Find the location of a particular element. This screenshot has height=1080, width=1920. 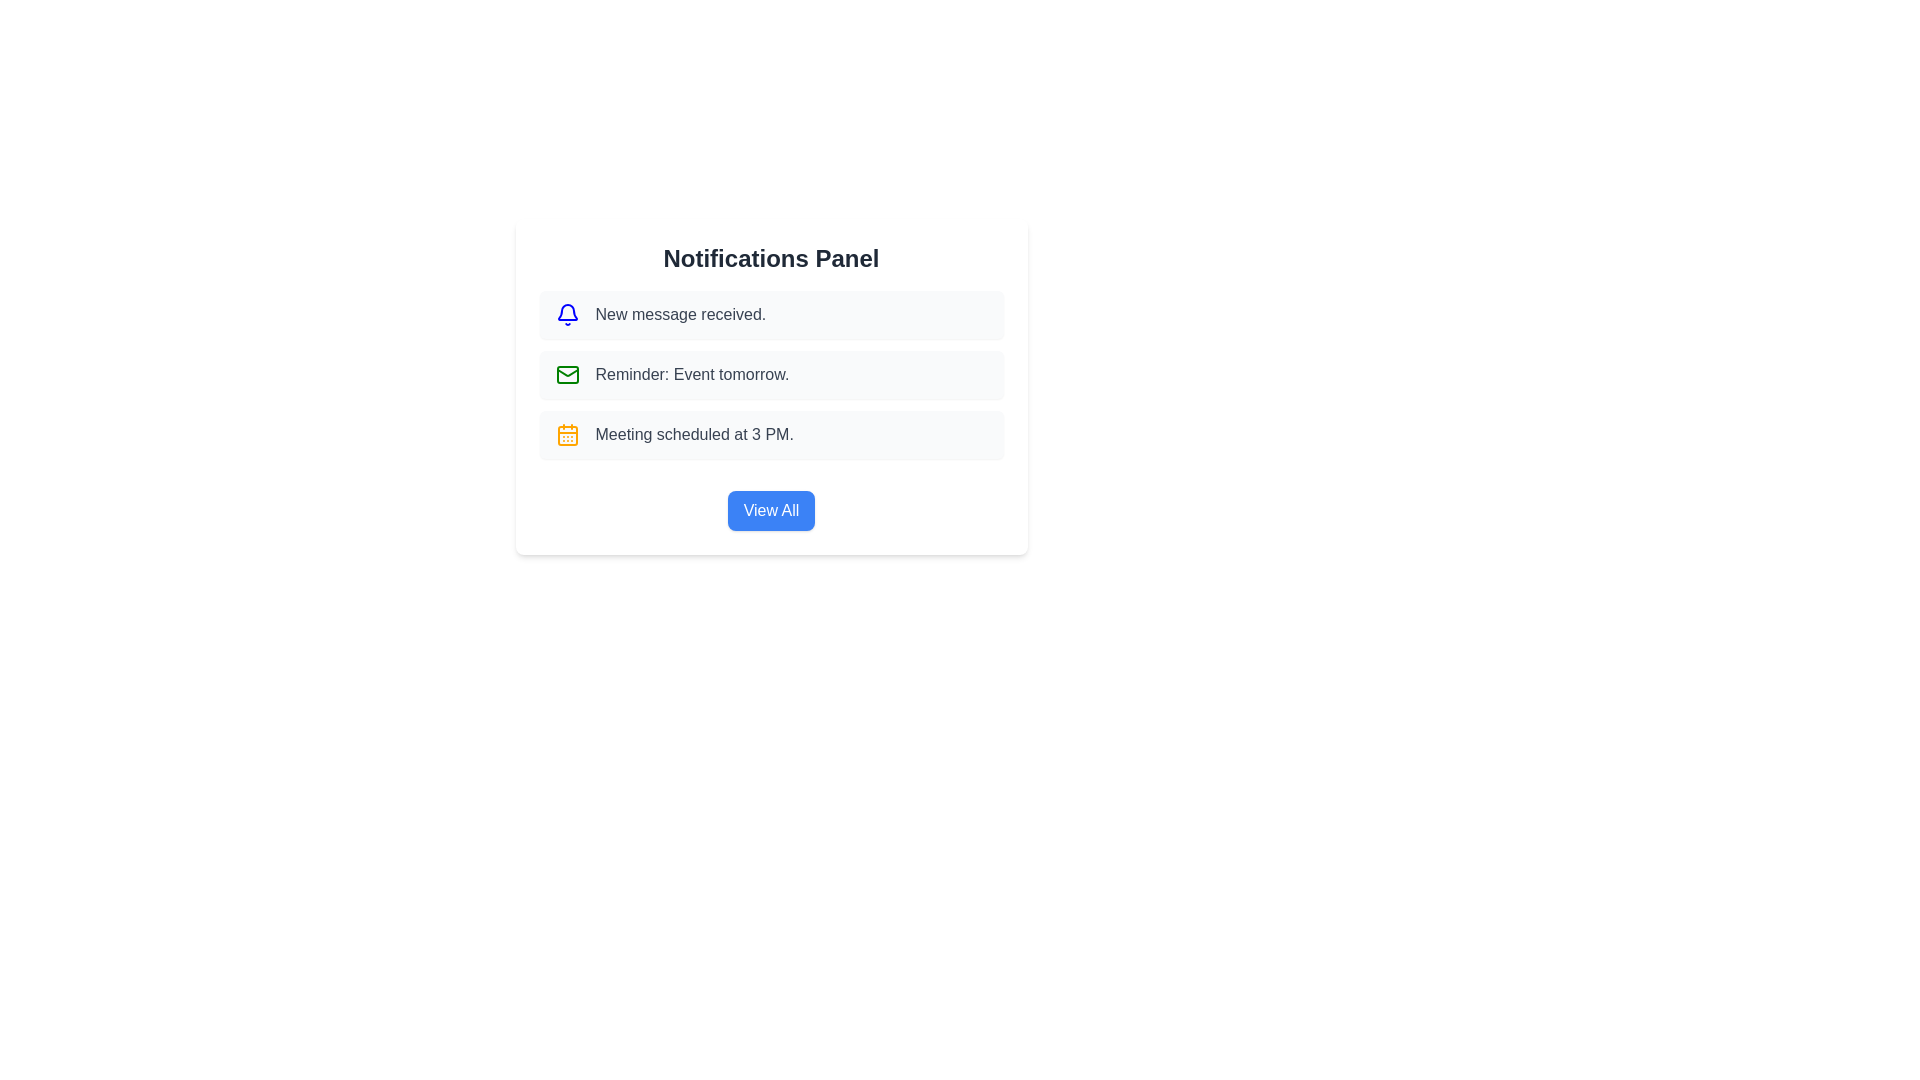

the third notification item in the Notifications Panel, which contains an orange calendar icon and the text 'Meeting scheduled at 3 PM.' is located at coordinates (770, 434).